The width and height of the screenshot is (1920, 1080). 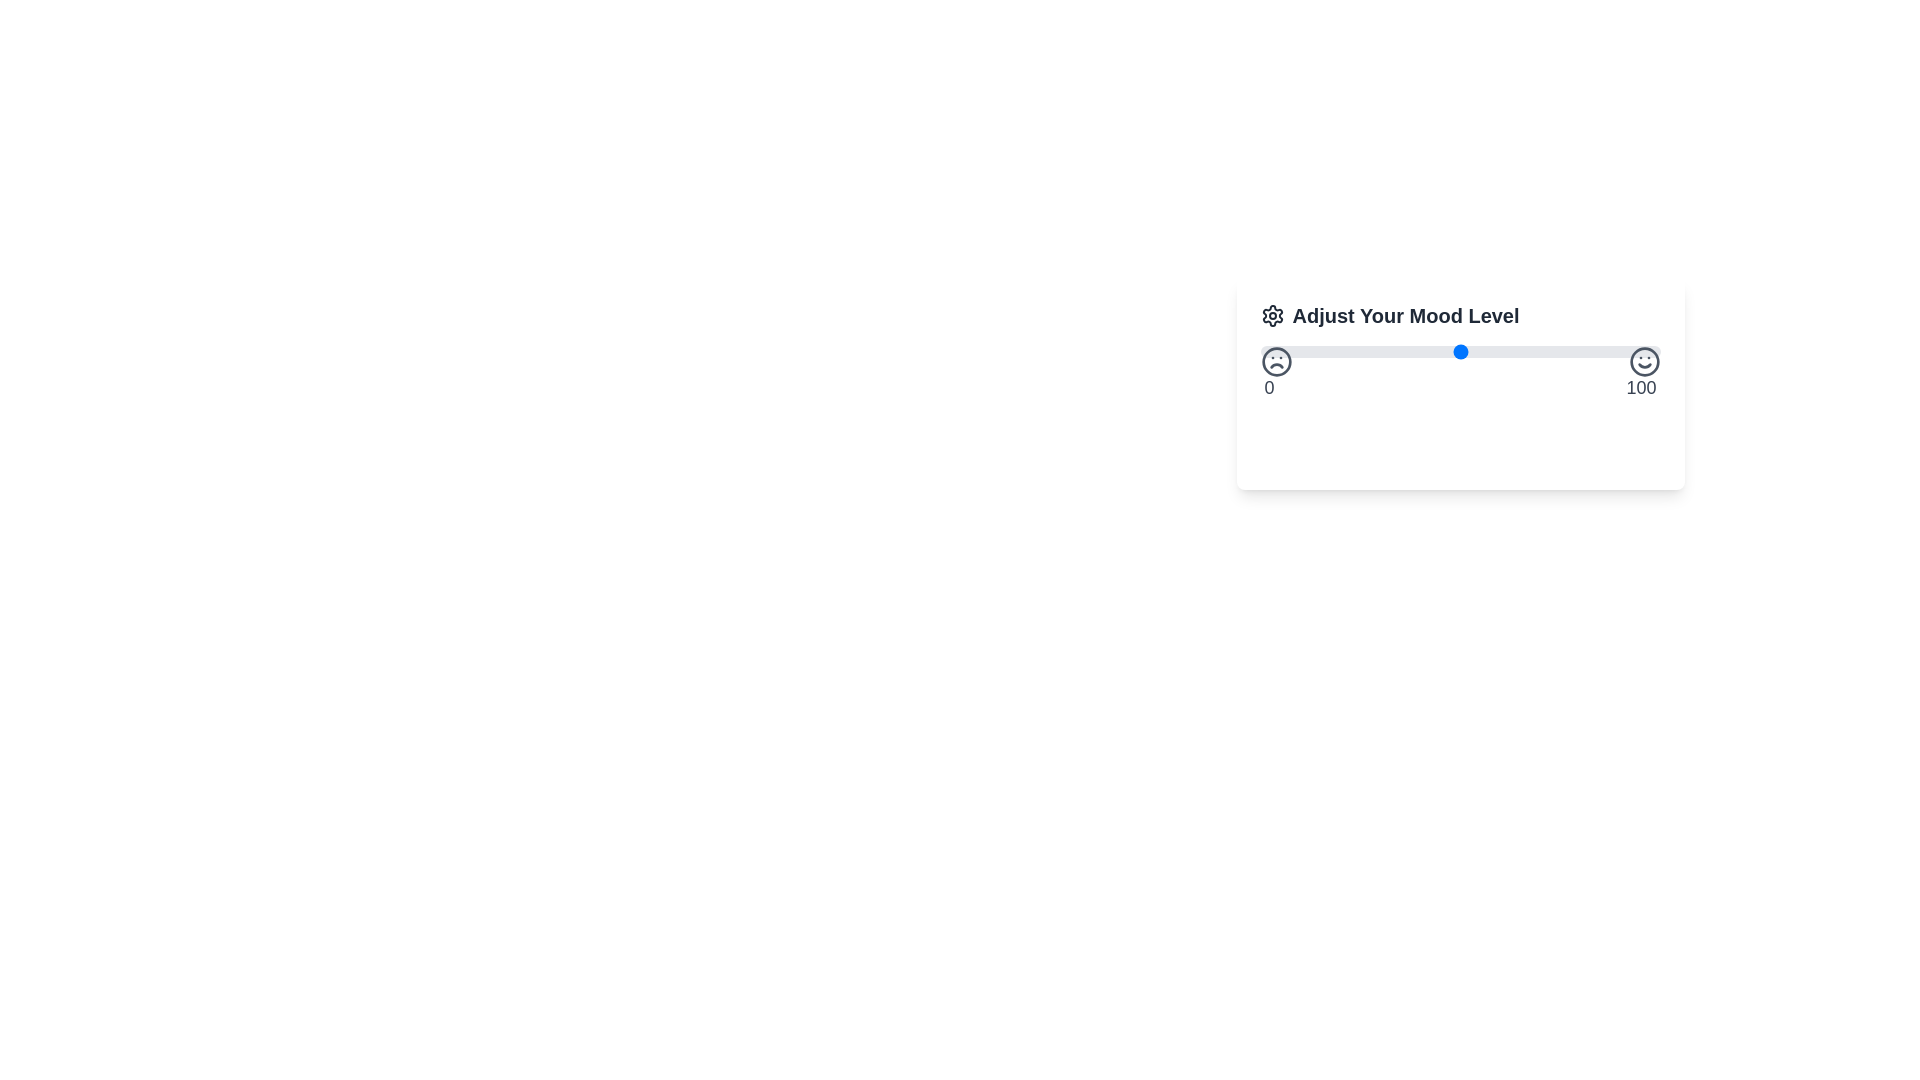 I want to click on the 'Save Mood' button located at the bottom of the centered UI card titled 'Adjust Your Mood Level', so click(x=1460, y=384).